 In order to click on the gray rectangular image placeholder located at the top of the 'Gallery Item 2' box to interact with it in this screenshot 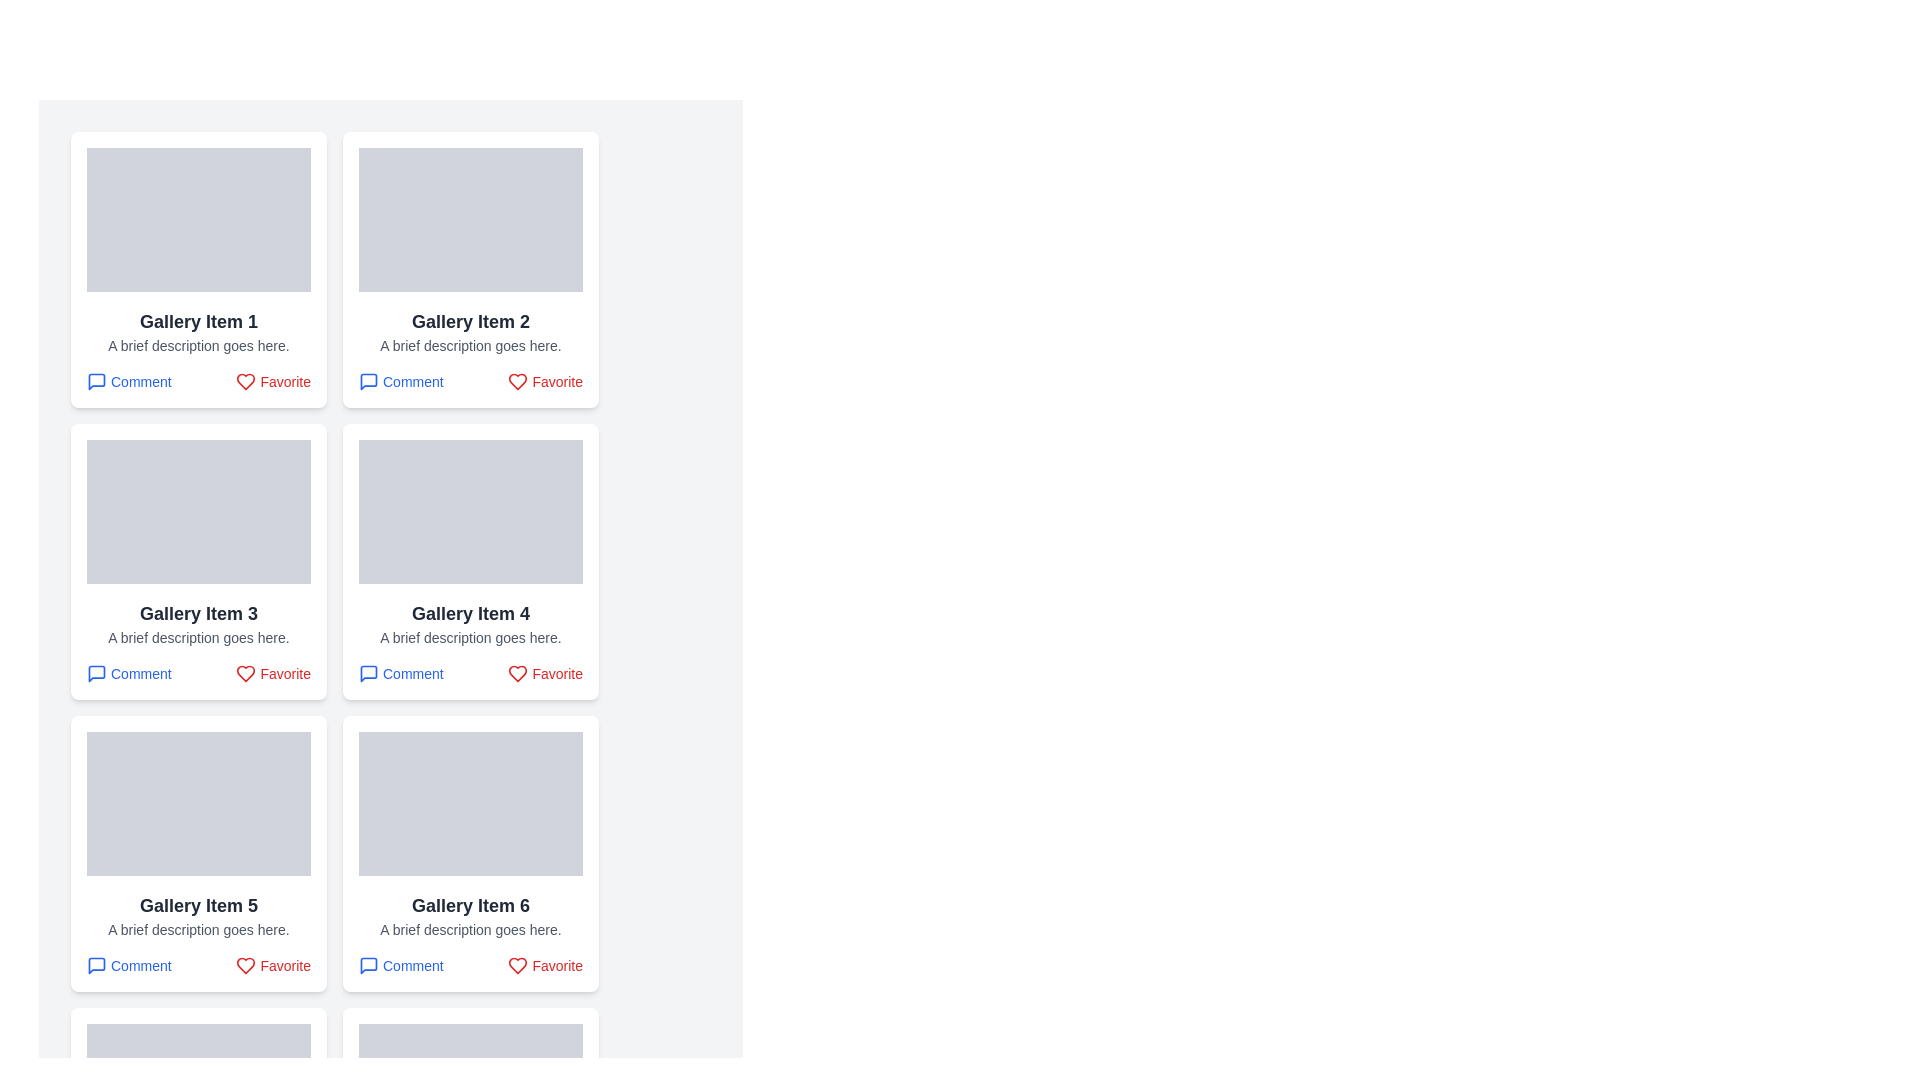, I will do `click(469, 219)`.